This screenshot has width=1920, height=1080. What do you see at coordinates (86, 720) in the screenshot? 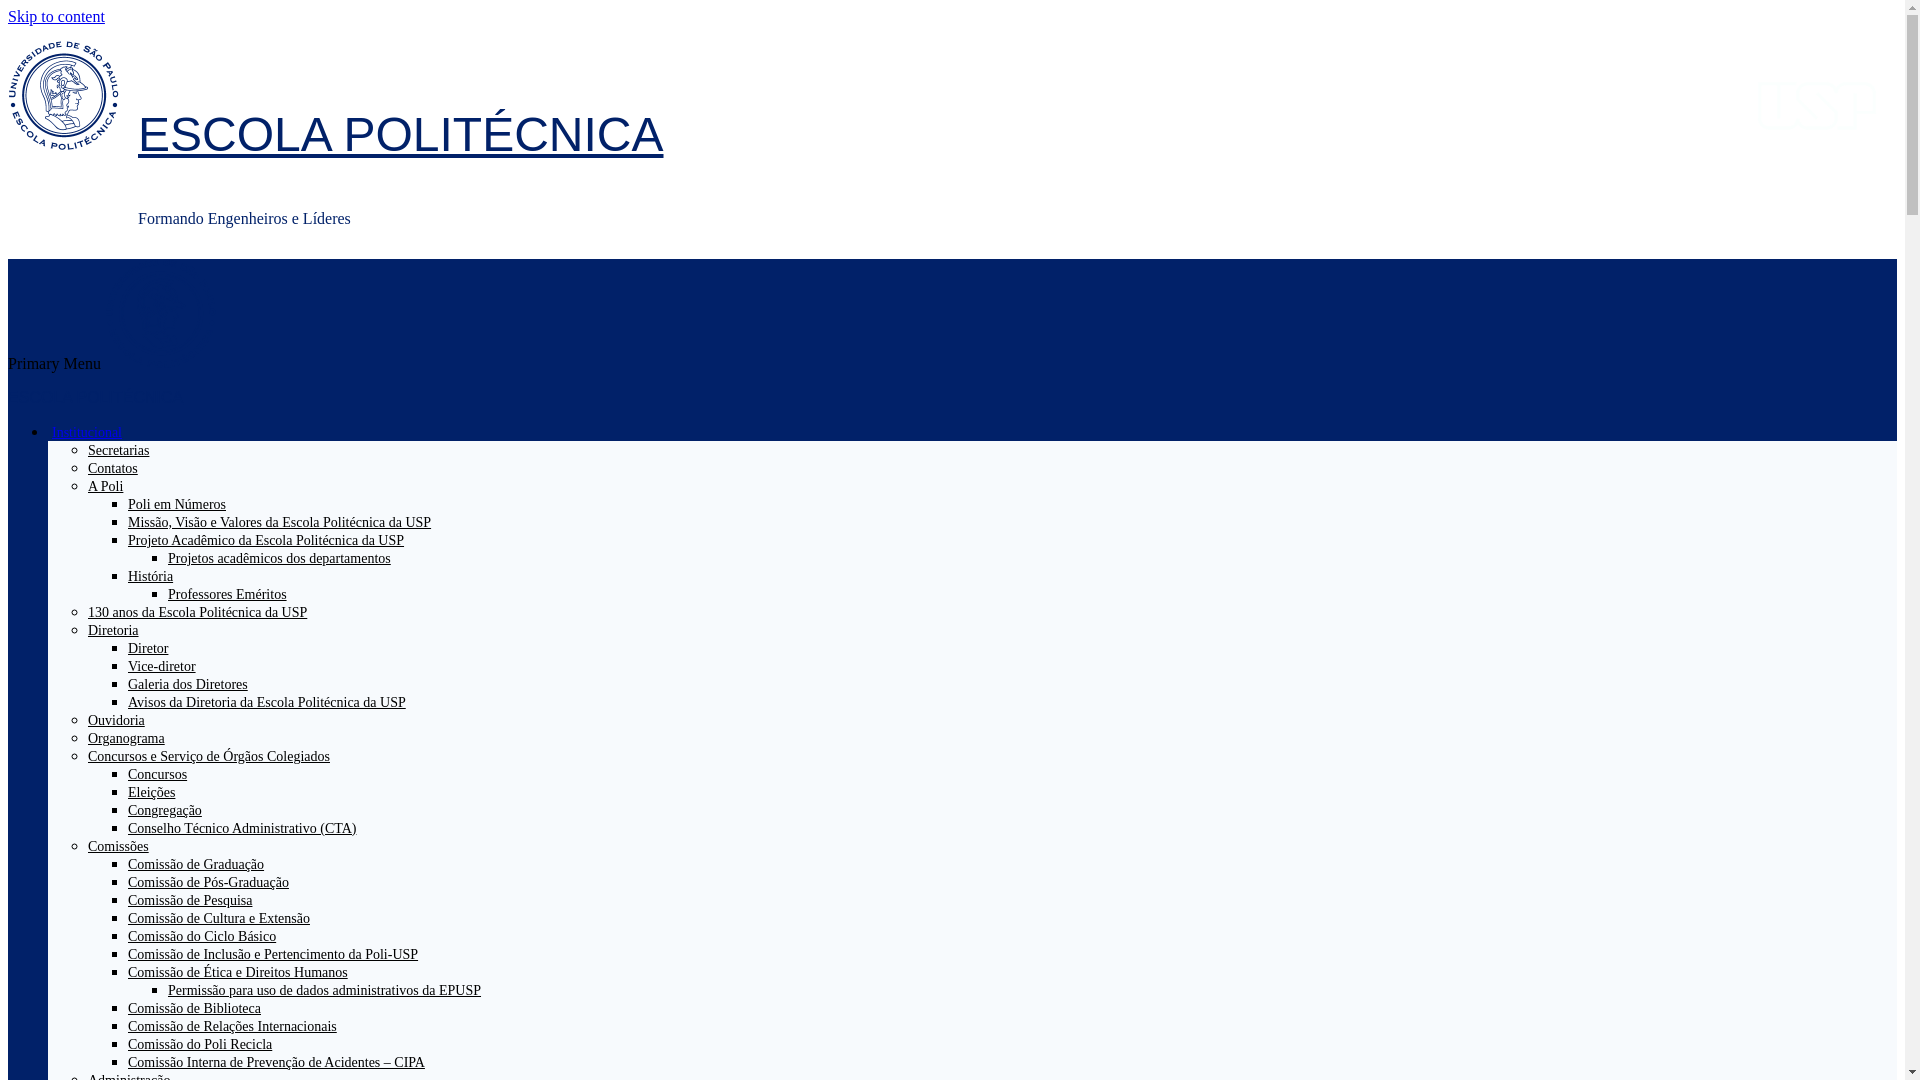
I see `'Ouvidoria'` at bounding box center [86, 720].